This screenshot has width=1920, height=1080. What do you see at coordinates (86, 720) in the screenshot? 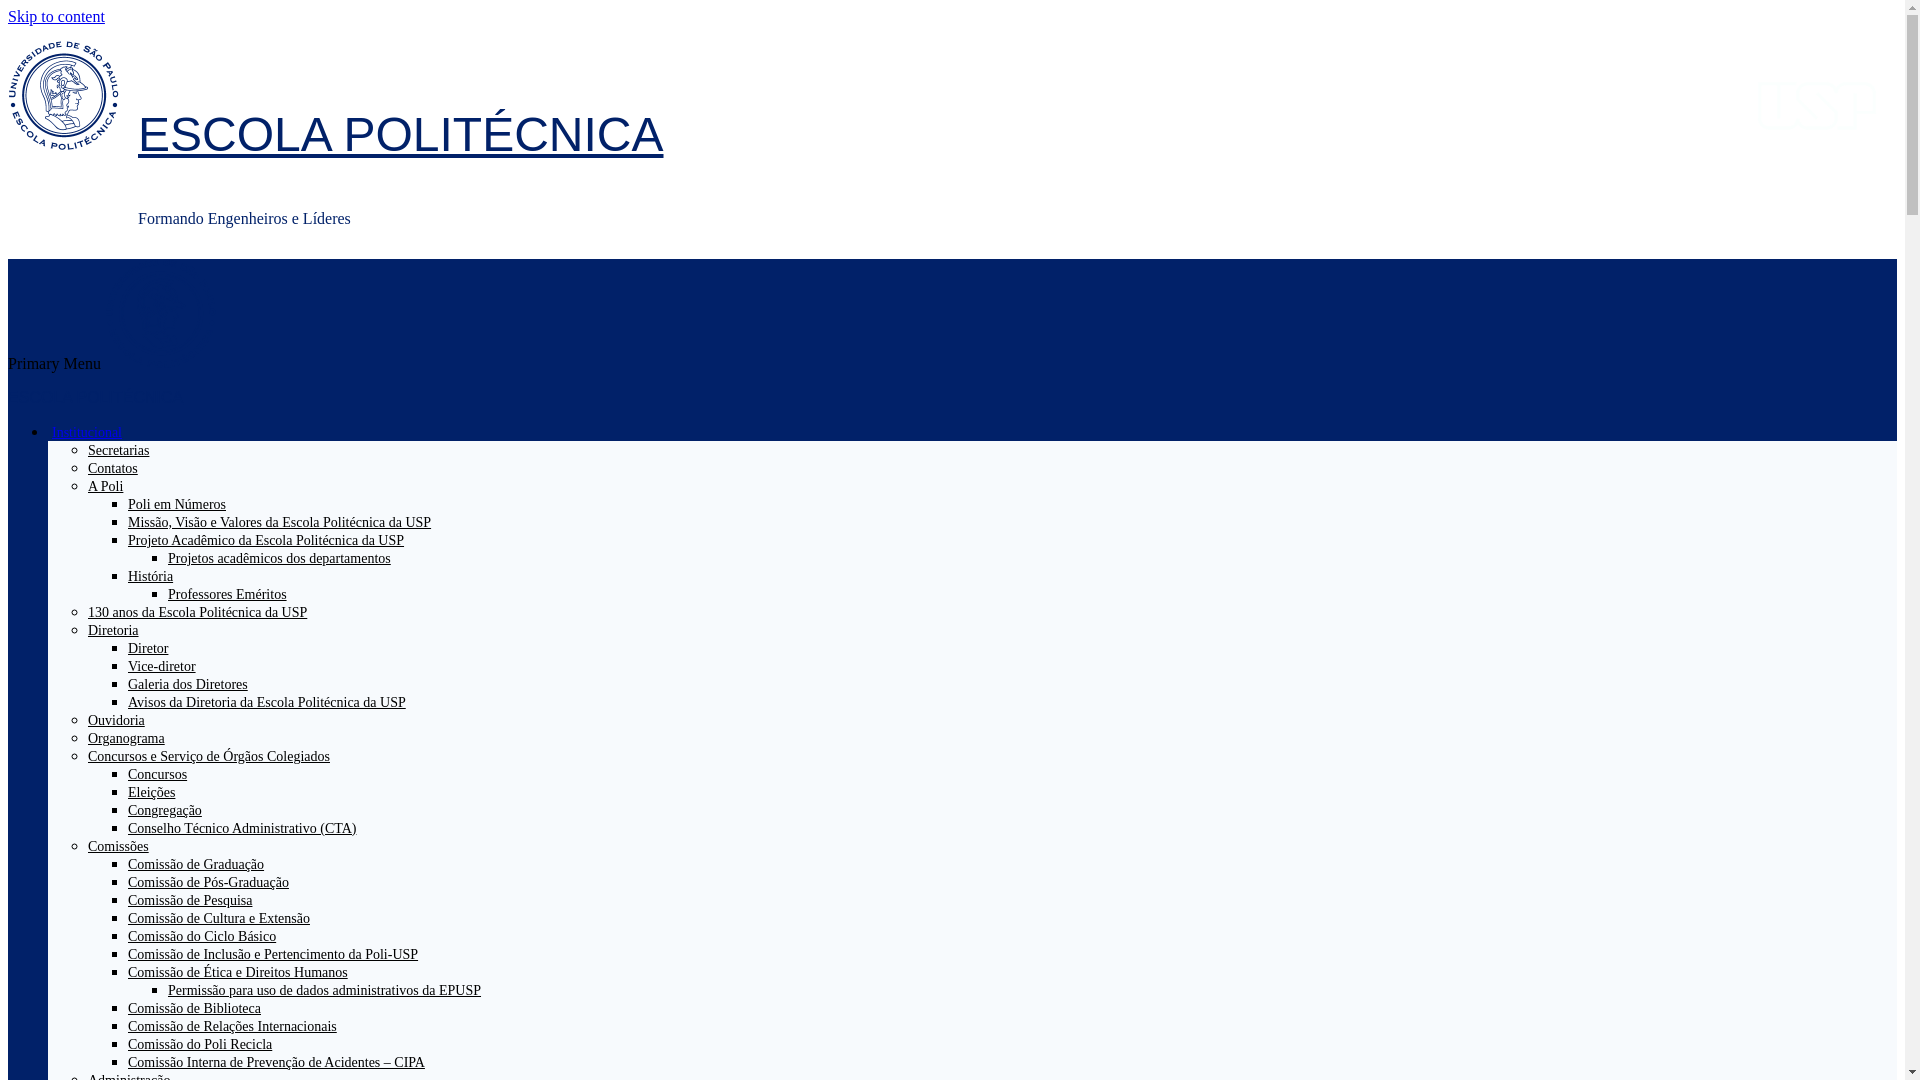
I see `'Ouvidoria'` at bounding box center [86, 720].